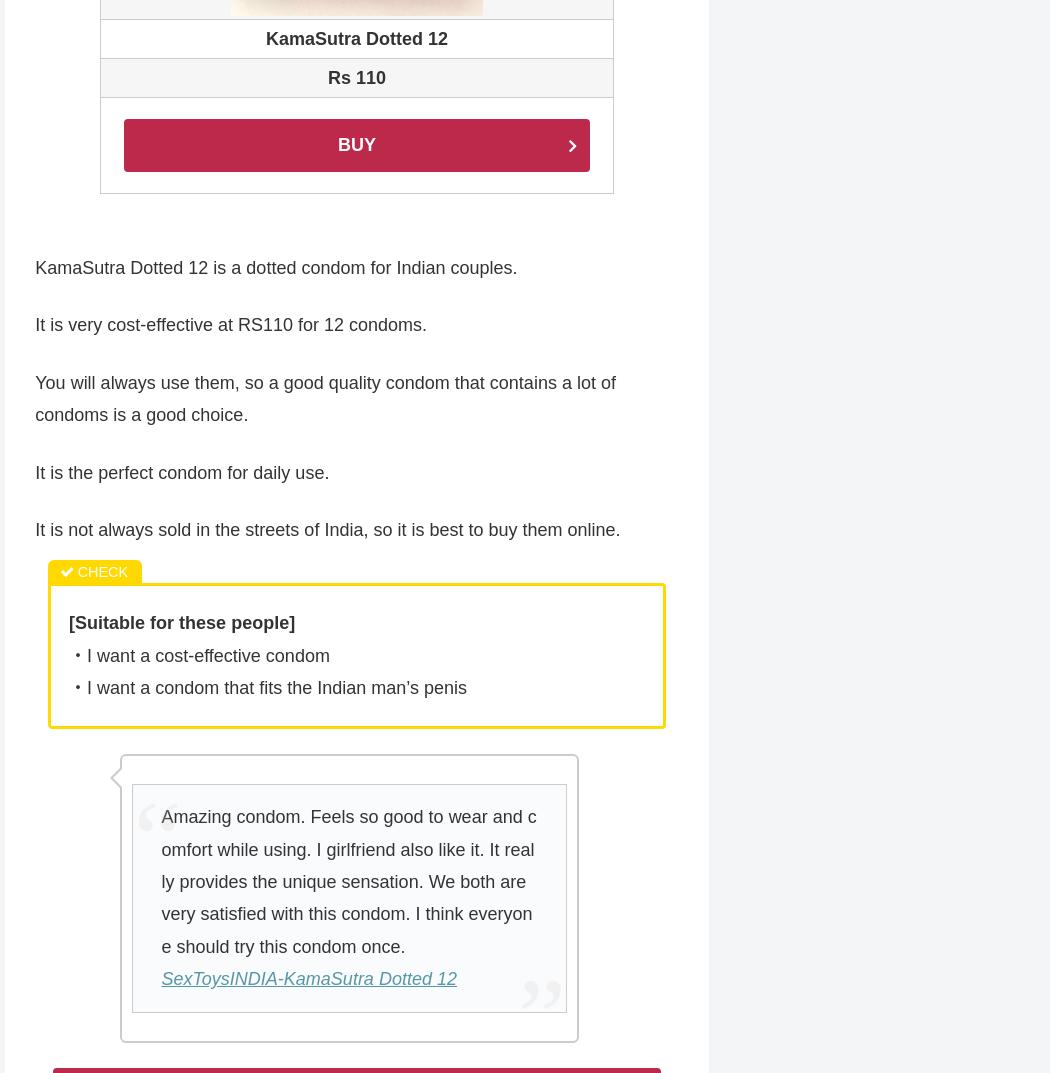 The image size is (1050, 1073). What do you see at coordinates (324, 399) in the screenshot?
I see `'You will always use them, so a good quality condom that contains a lot of condoms is a good choice.'` at bounding box center [324, 399].